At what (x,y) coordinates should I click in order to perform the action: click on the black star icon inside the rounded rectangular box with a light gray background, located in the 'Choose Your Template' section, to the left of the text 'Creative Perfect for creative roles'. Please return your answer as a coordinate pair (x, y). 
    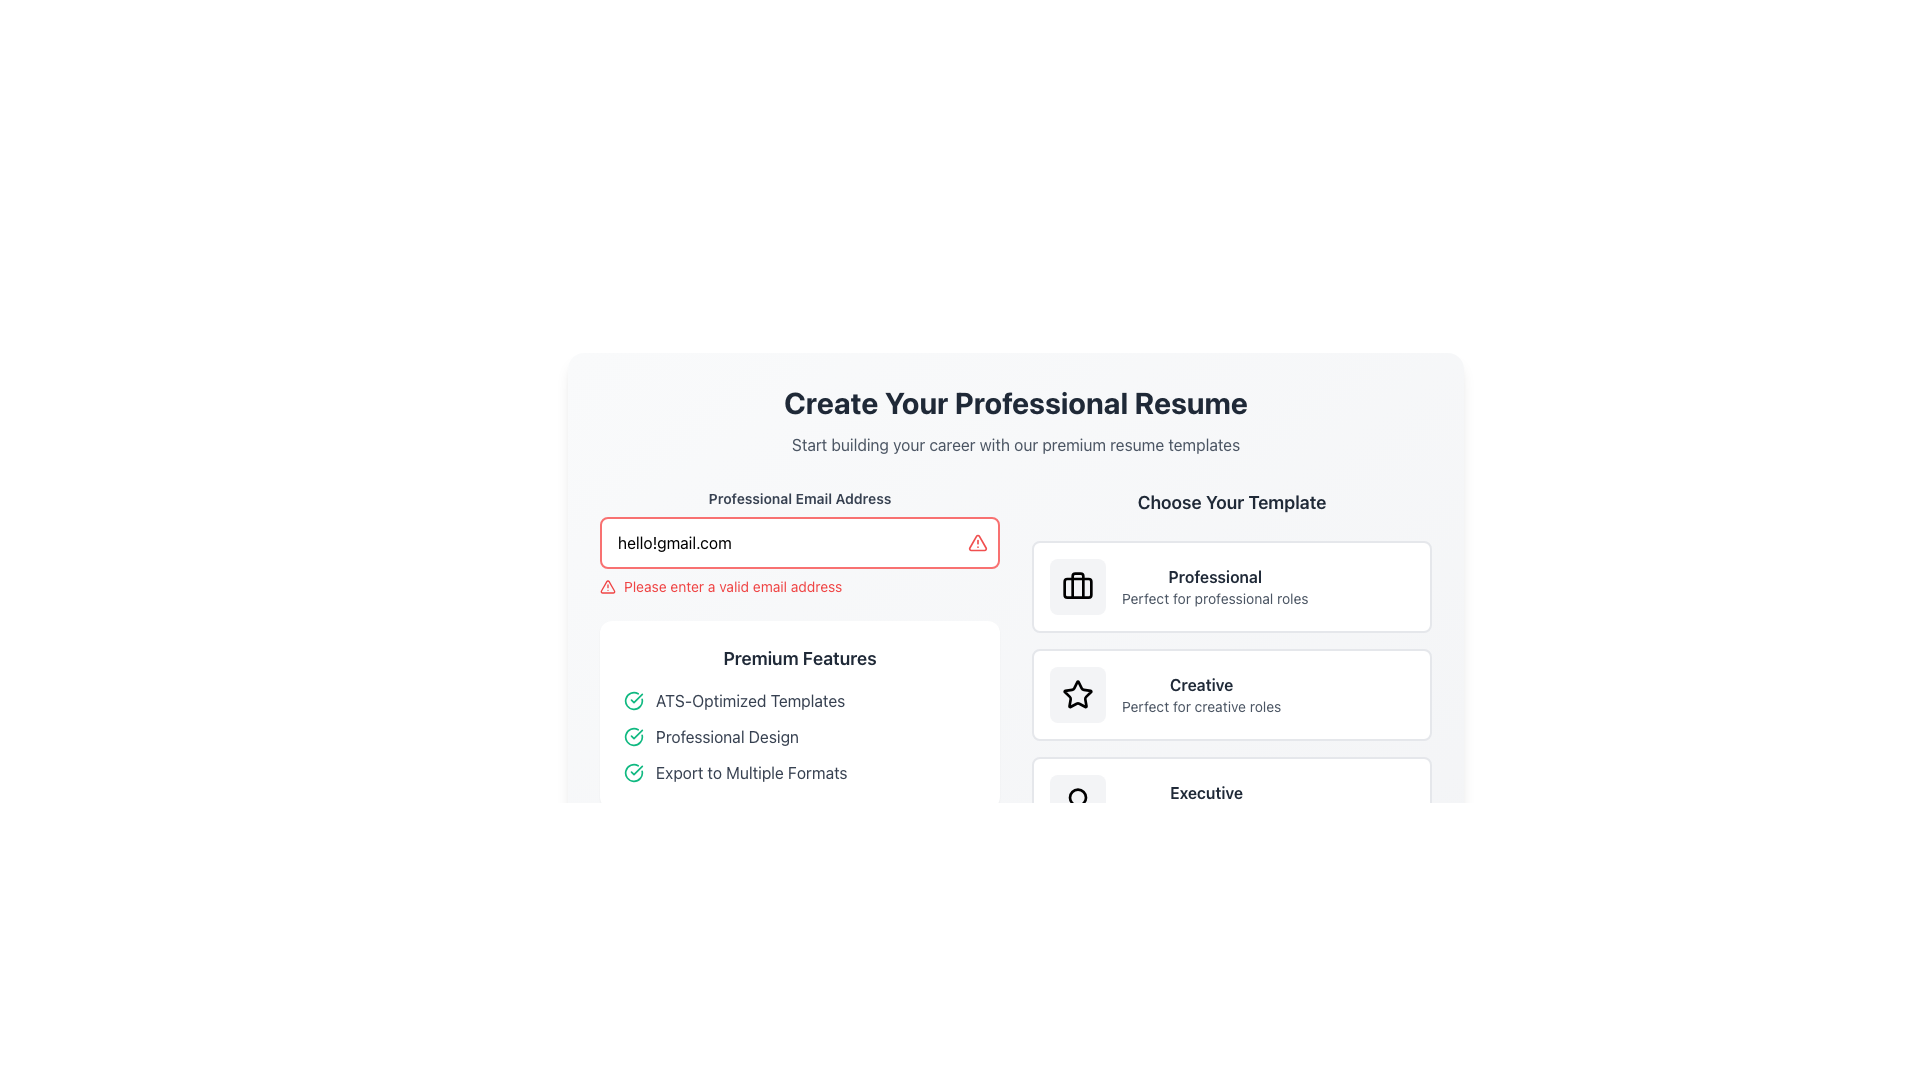
    Looking at the image, I should click on (1077, 693).